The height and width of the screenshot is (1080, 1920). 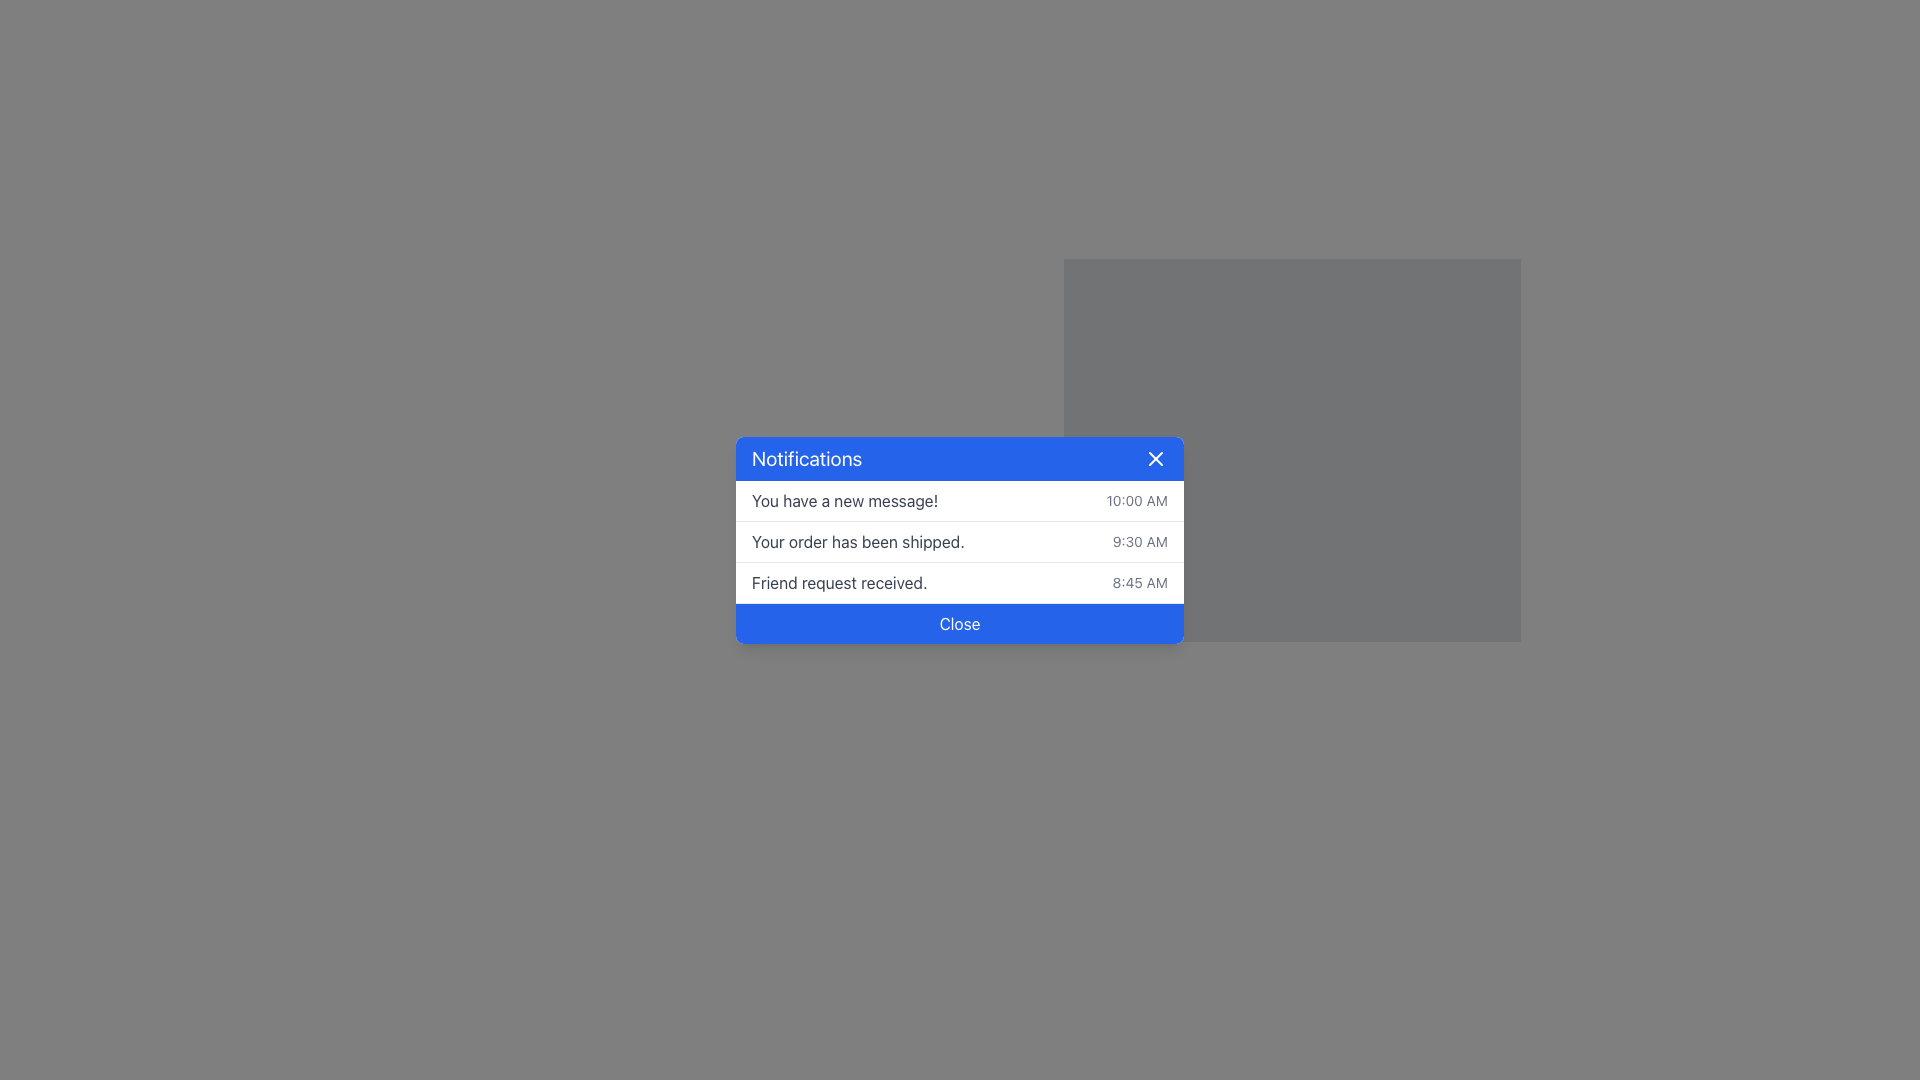 What do you see at coordinates (960, 500) in the screenshot?
I see `the topmost notification item in the Notifications modal` at bounding box center [960, 500].